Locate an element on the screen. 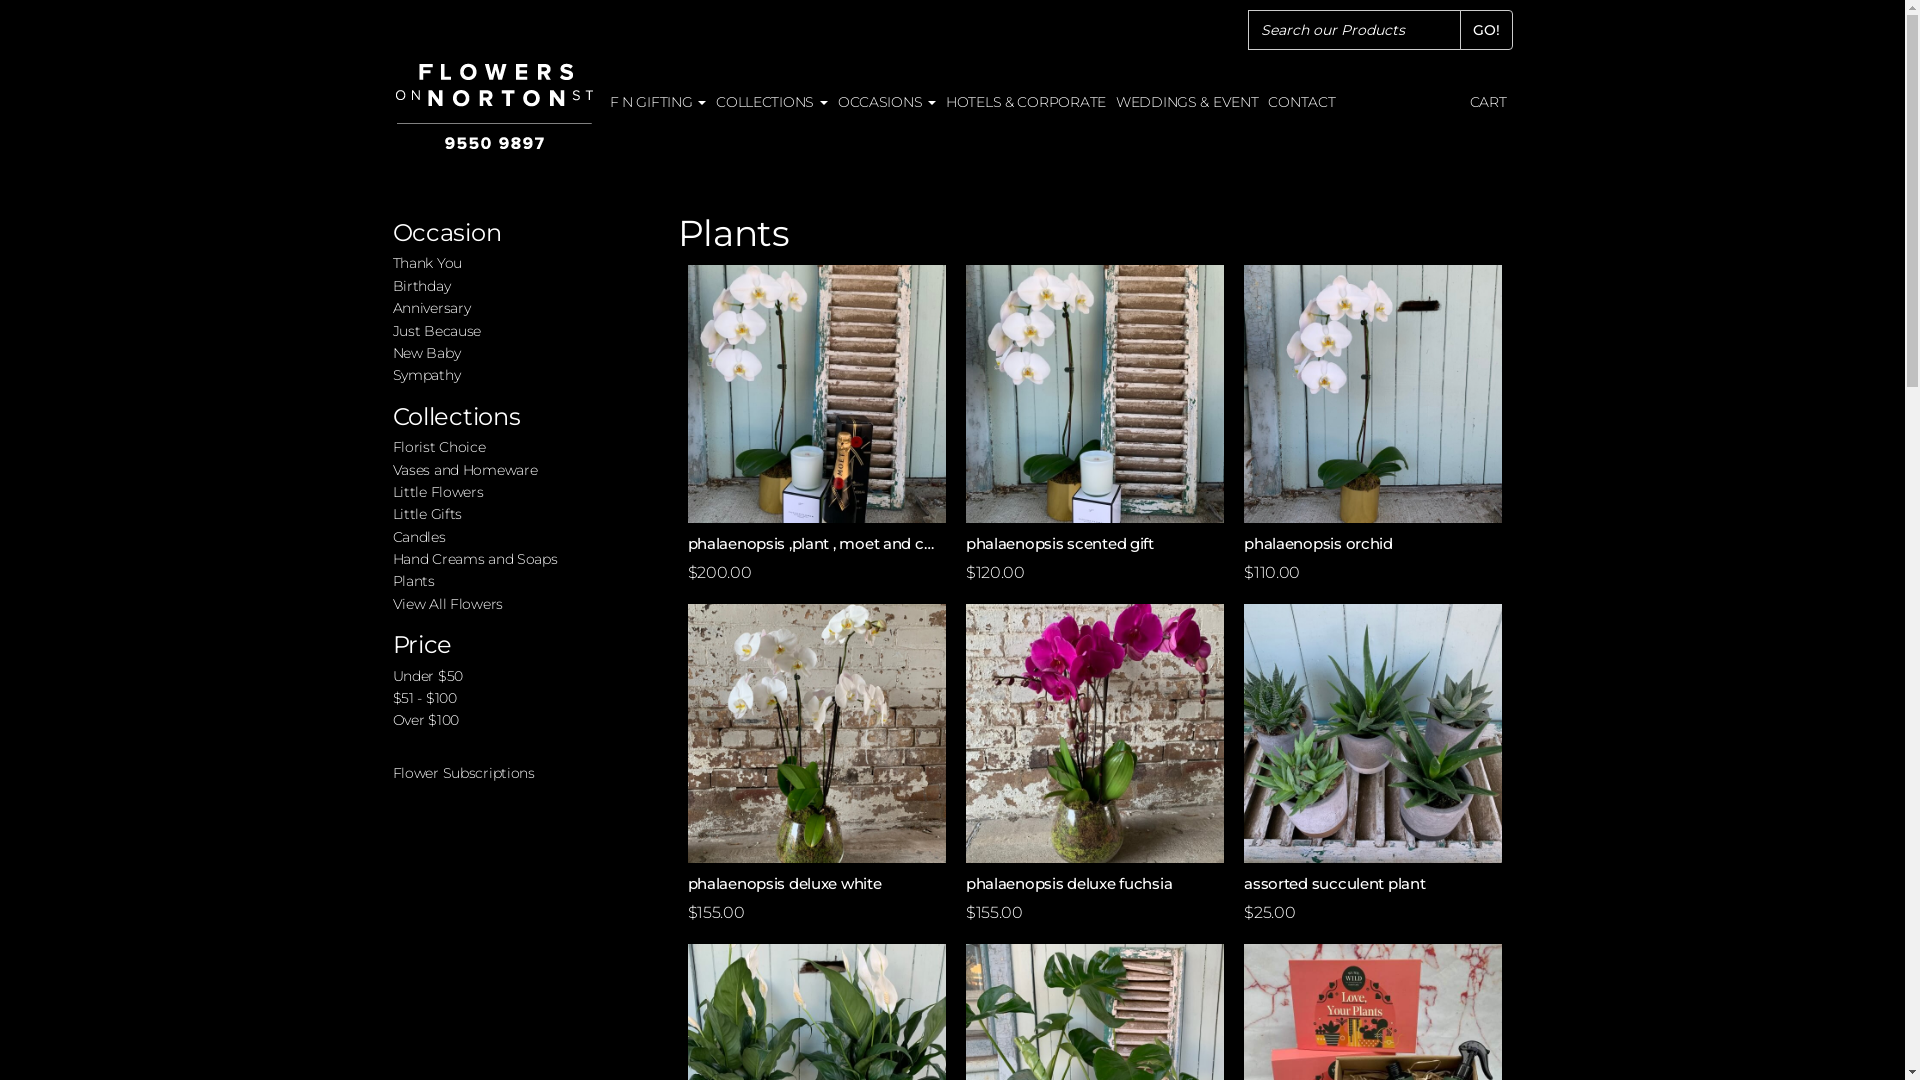 This screenshot has width=1920, height=1080. 'Phalaenopsis ,plant , moet and candle' is located at coordinates (816, 393).